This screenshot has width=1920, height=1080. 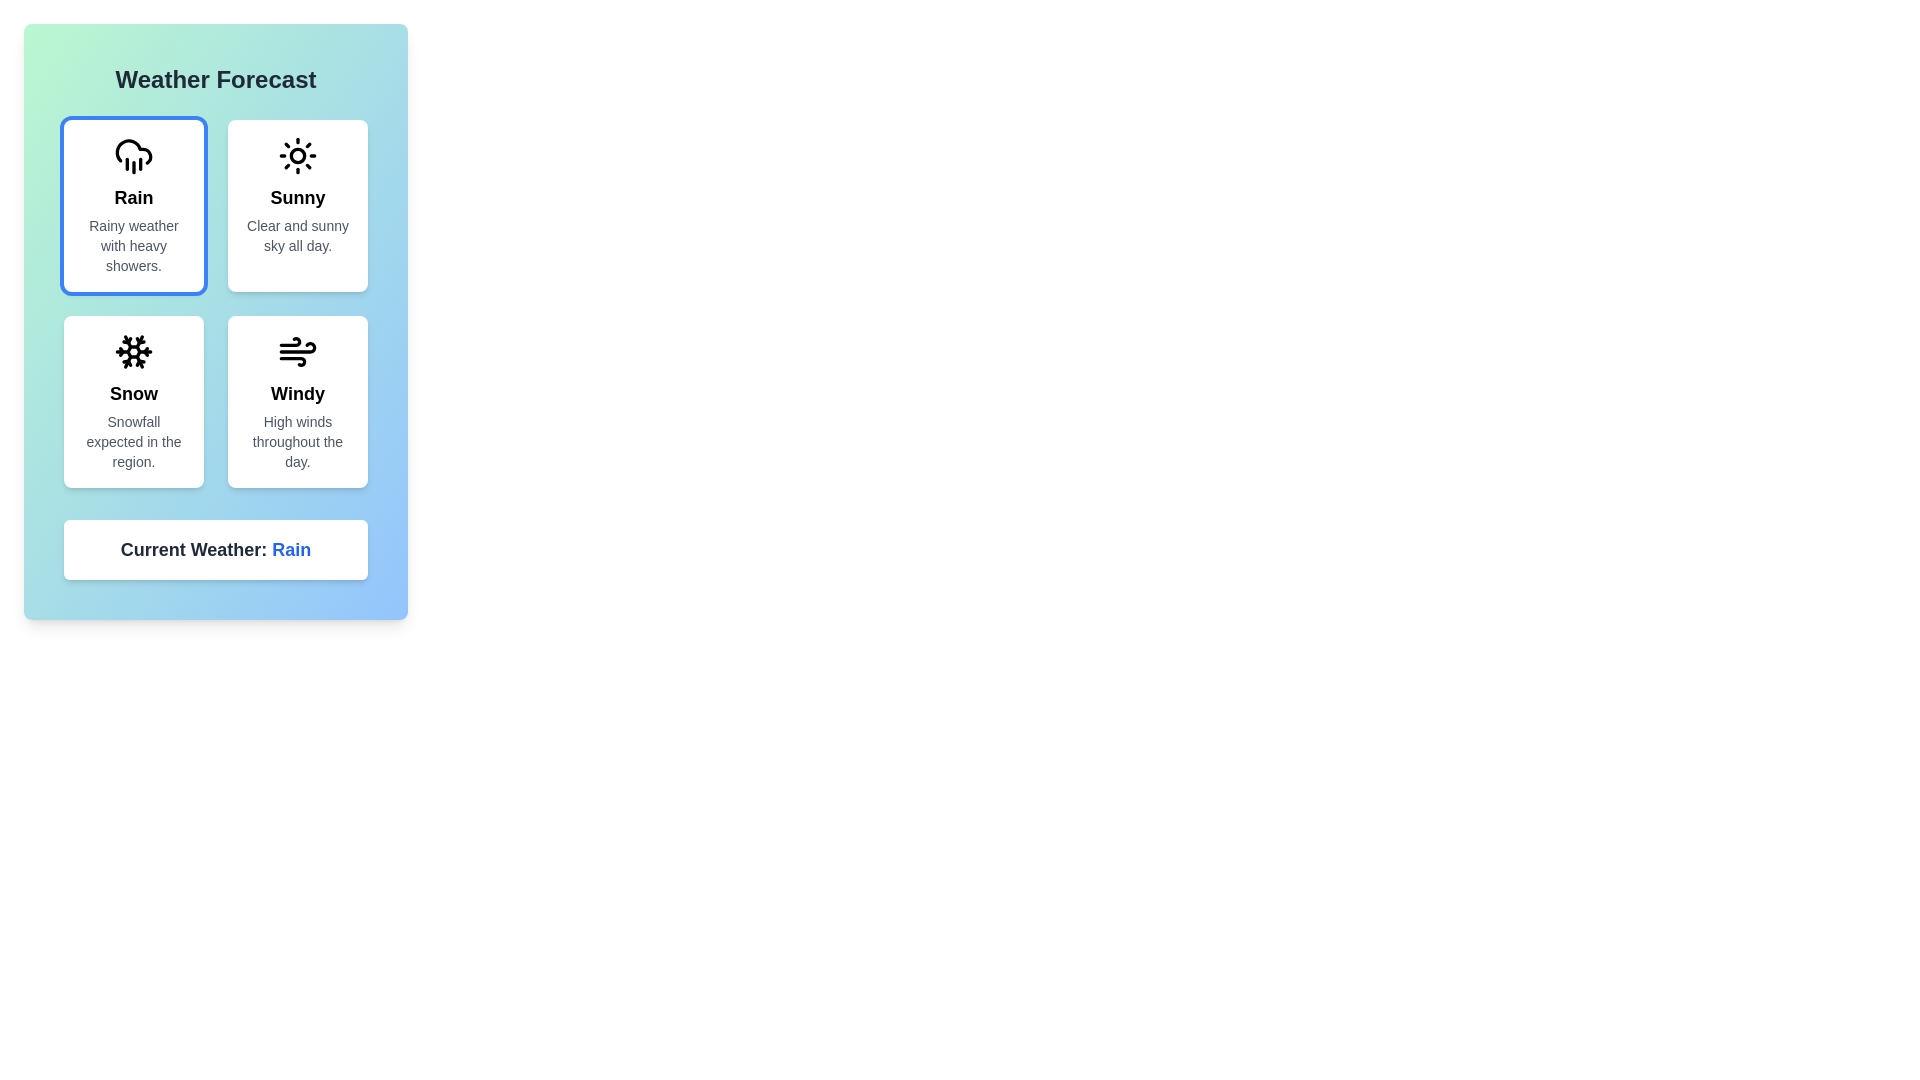 I want to click on text from the header titled 'Weather Forecast', which is centrally located at the top of the interface, so click(x=216, y=79).